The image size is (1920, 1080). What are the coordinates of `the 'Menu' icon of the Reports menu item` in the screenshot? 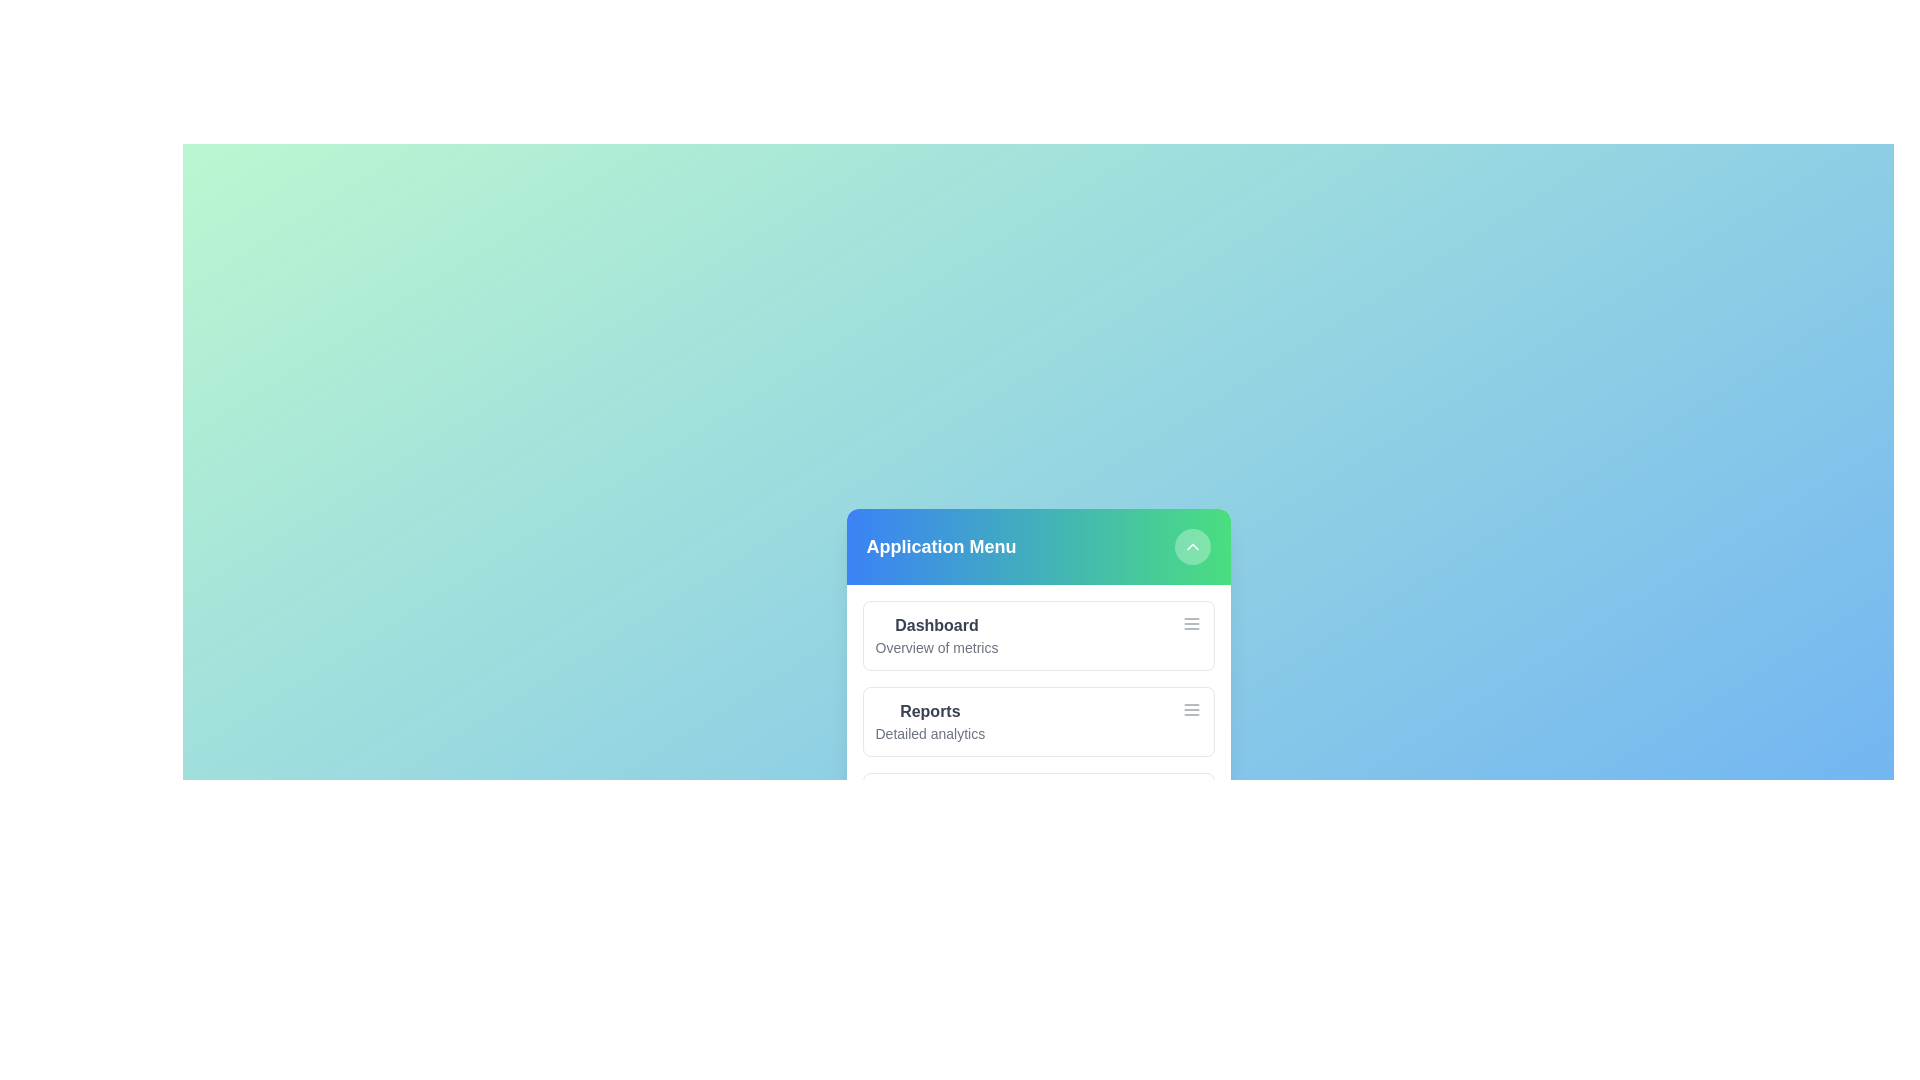 It's located at (1191, 708).